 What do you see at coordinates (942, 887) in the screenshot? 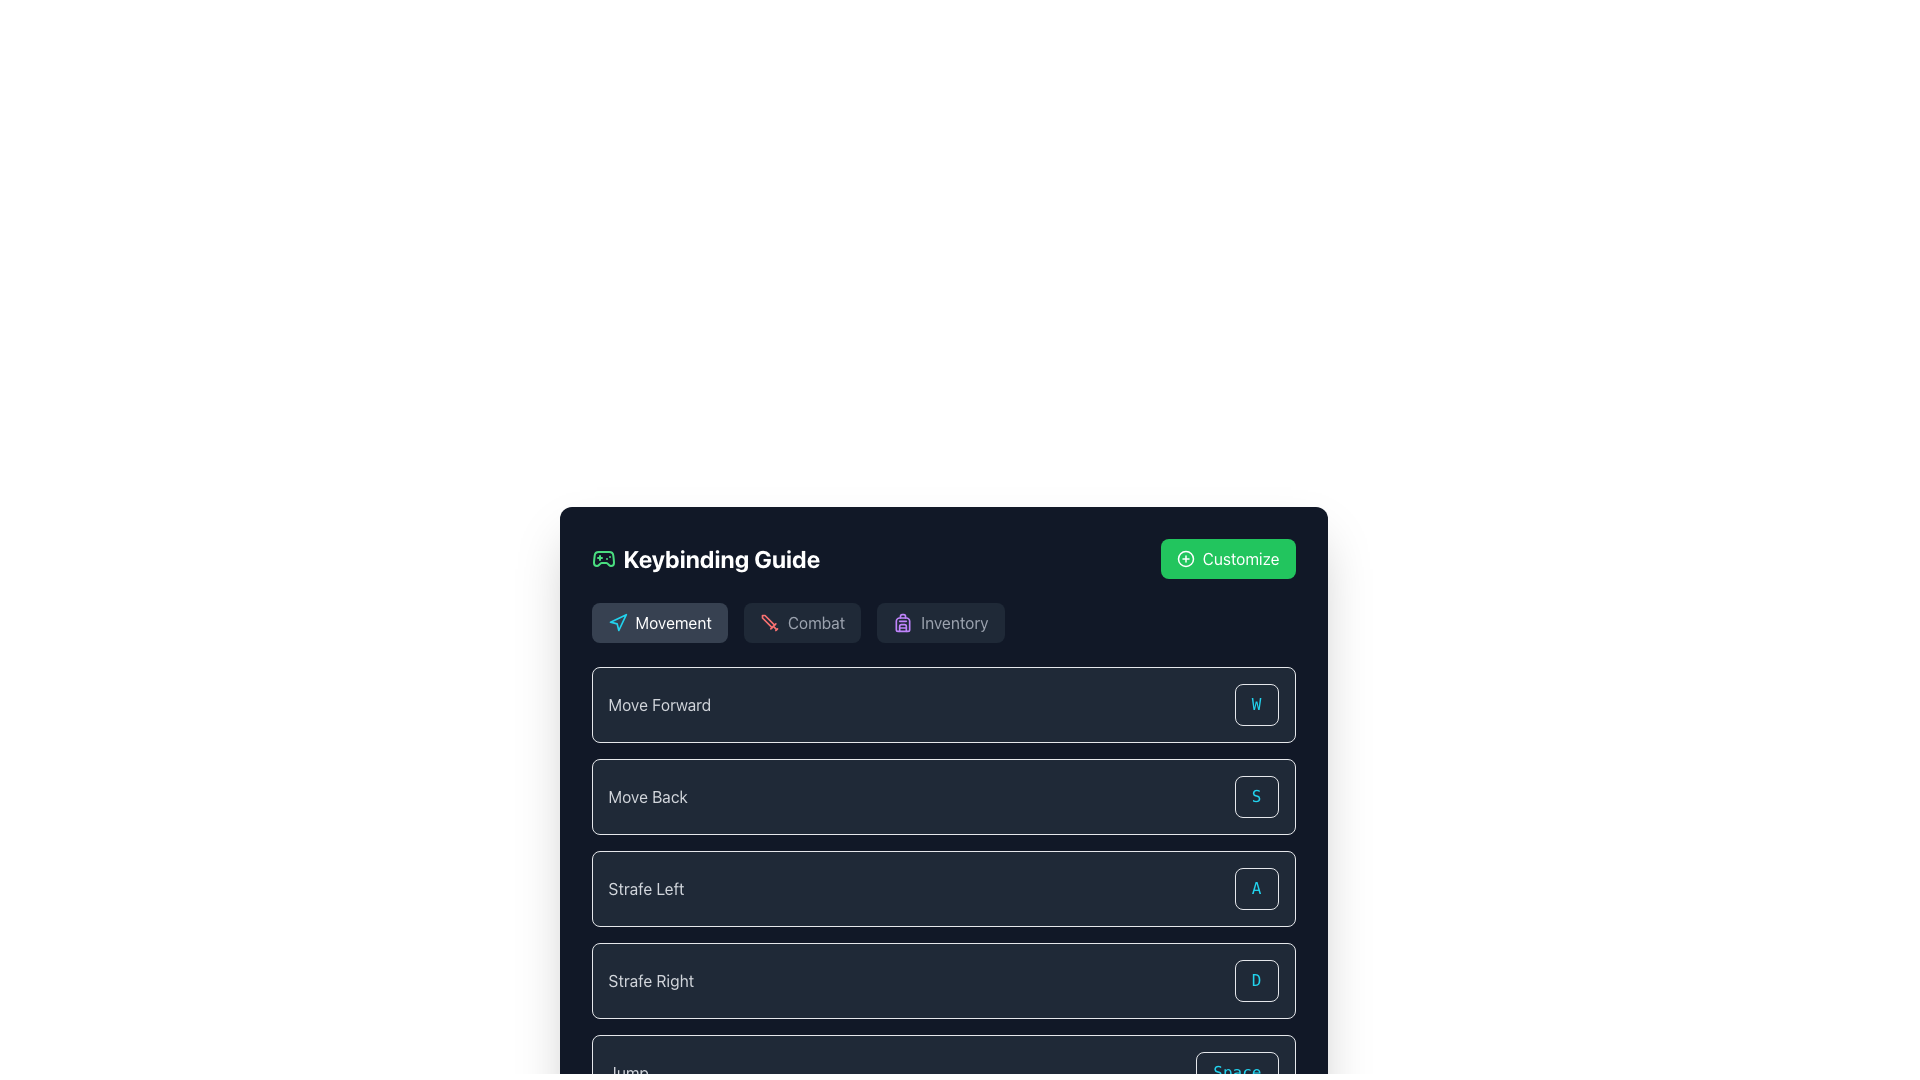
I see `the informational display element indicating the keybind for 'Strafe Left' with the assigned key 'A', located in the 'Keybinding Guide' under the 'Movement' tab` at bounding box center [942, 887].